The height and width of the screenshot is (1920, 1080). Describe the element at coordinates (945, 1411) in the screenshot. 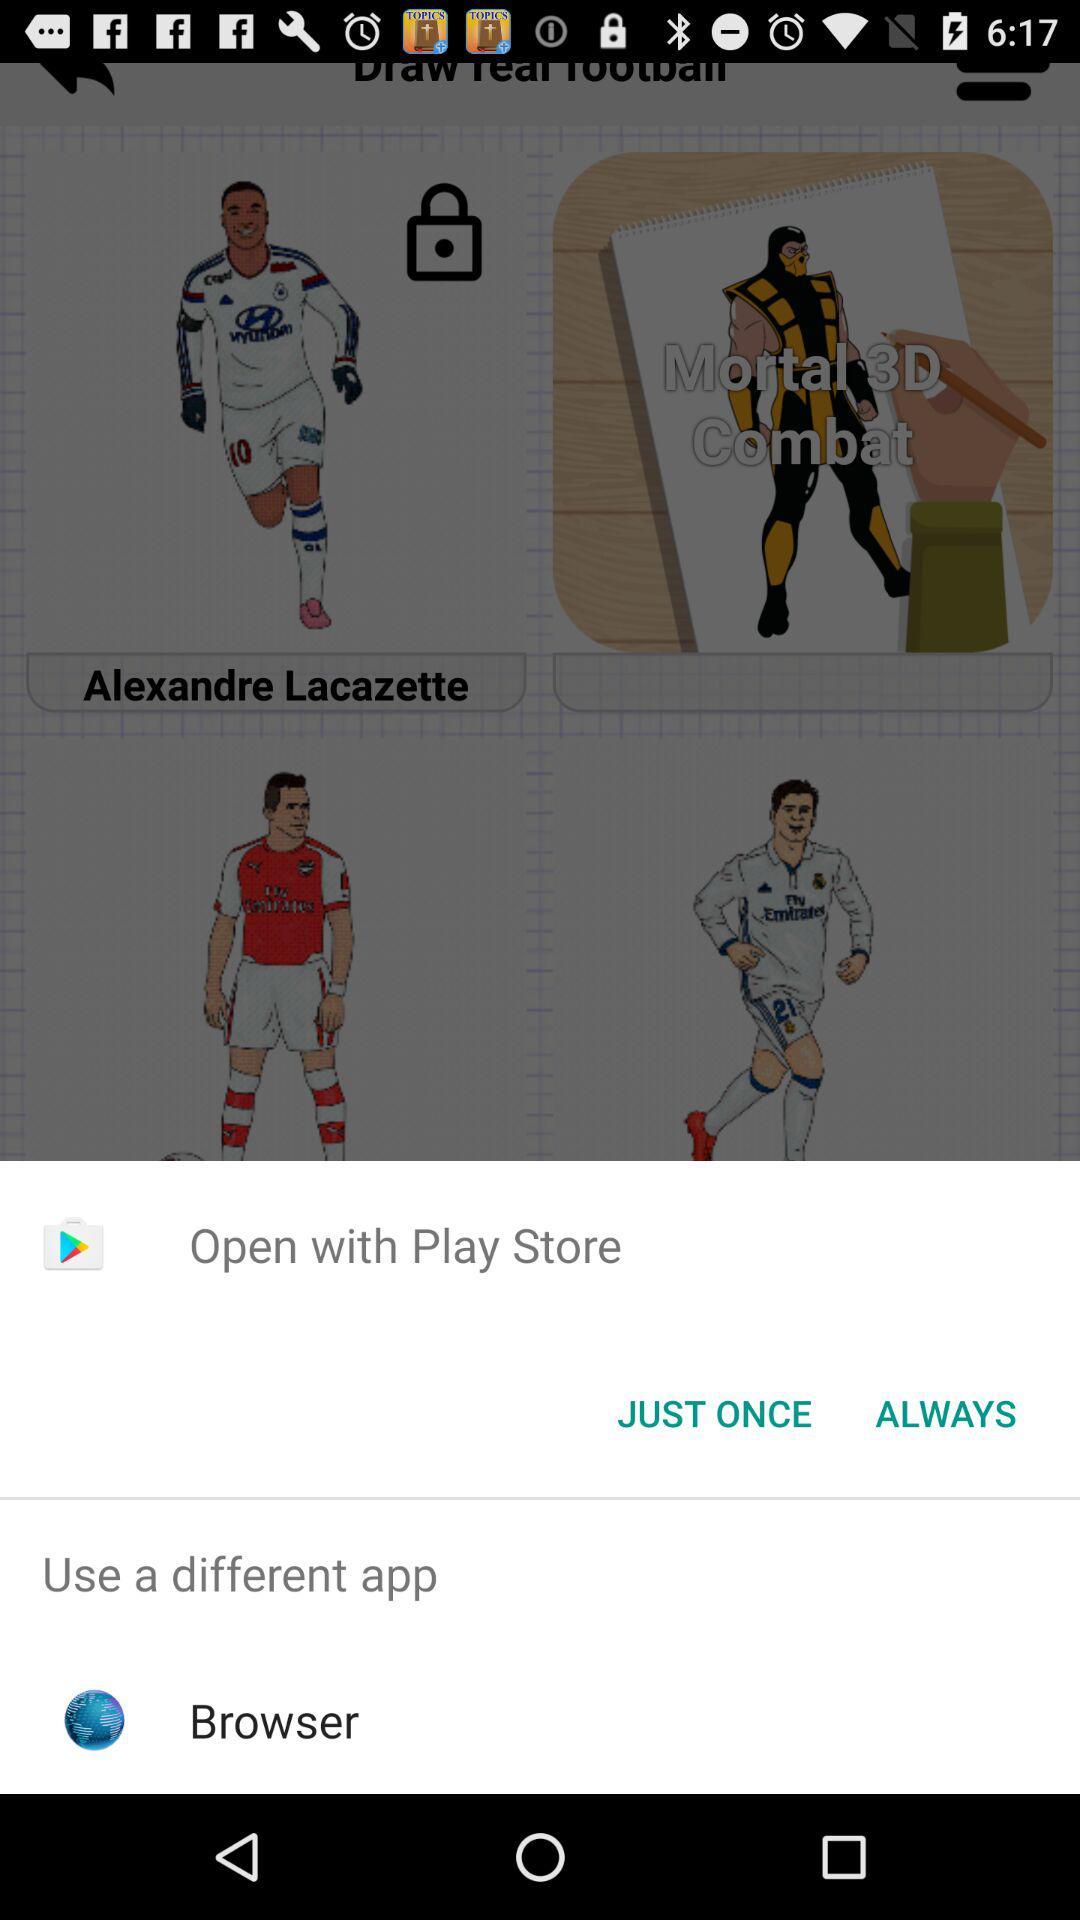

I see `icon next to just once item` at that location.